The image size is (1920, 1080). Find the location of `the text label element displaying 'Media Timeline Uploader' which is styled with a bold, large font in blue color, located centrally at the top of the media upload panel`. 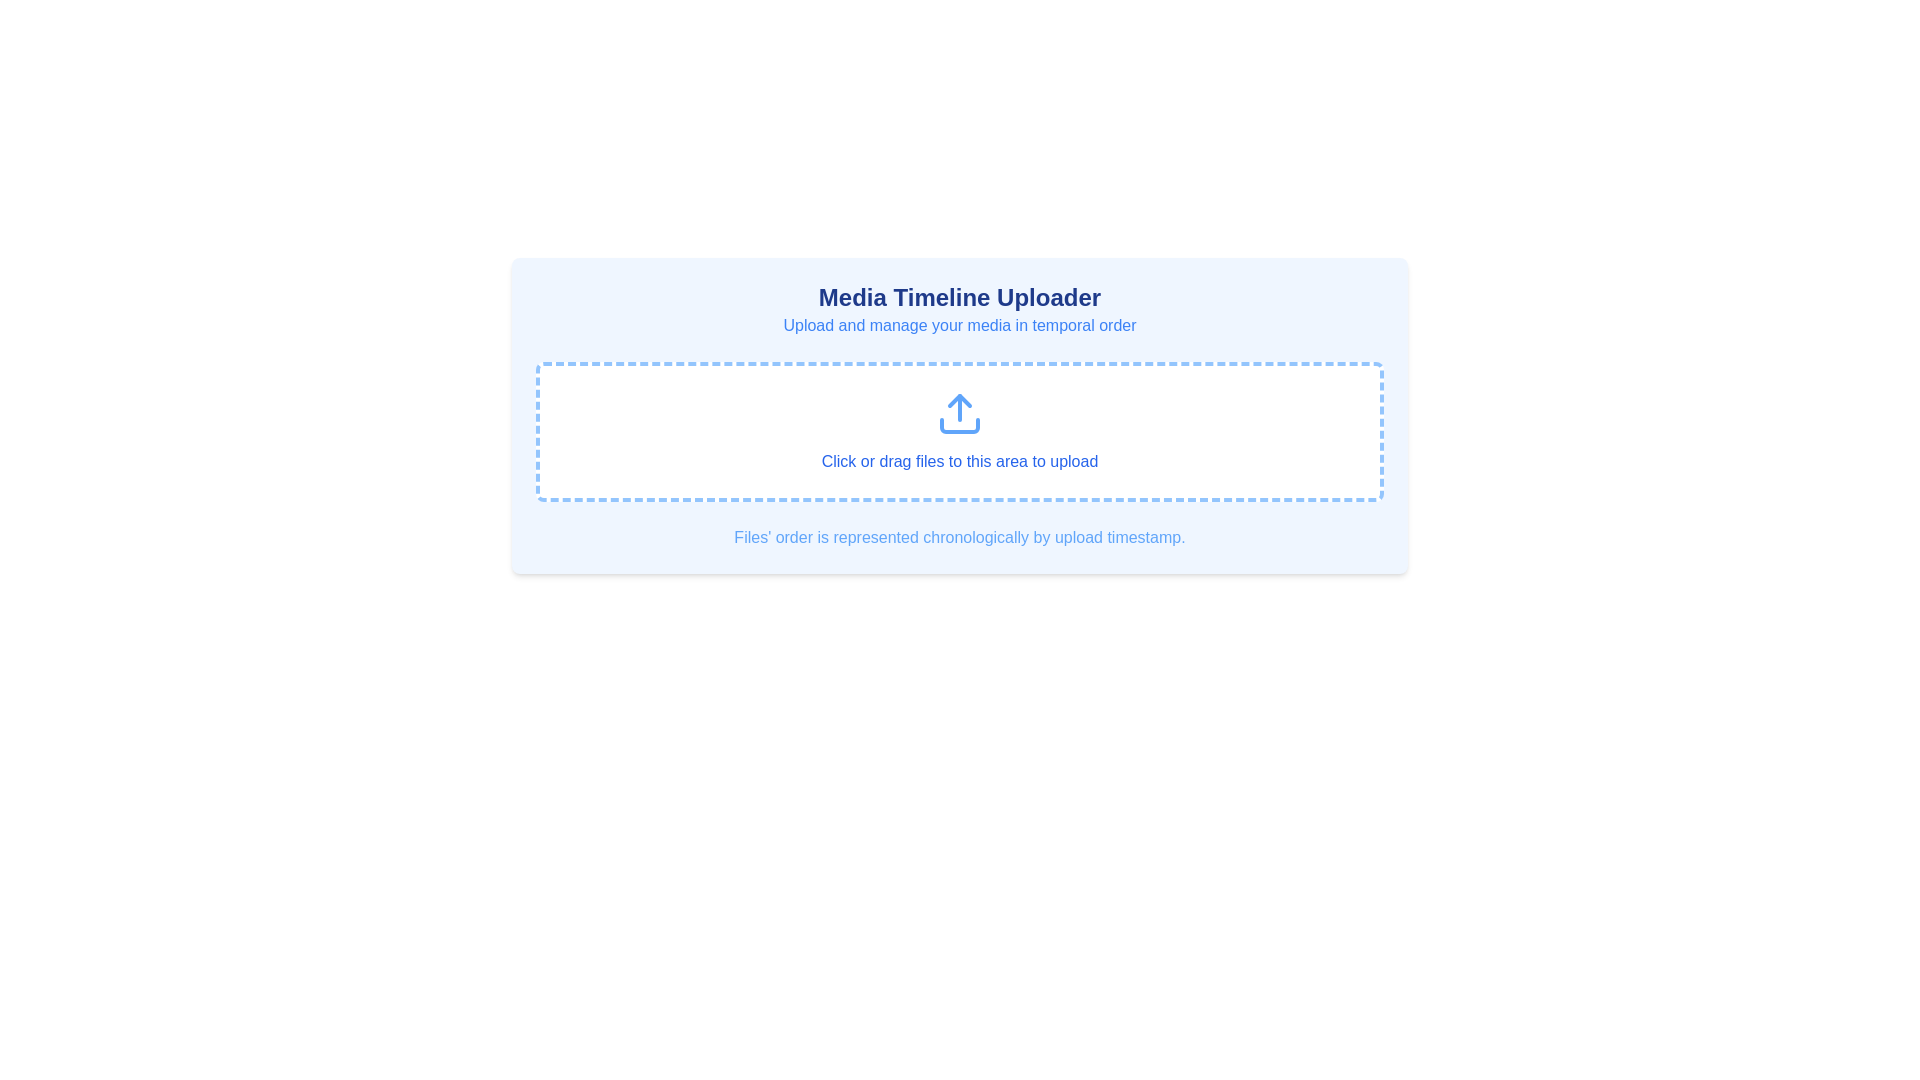

the text label element displaying 'Media Timeline Uploader' which is styled with a bold, large font in blue color, located centrally at the top of the media upload panel is located at coordinates (960, 297).